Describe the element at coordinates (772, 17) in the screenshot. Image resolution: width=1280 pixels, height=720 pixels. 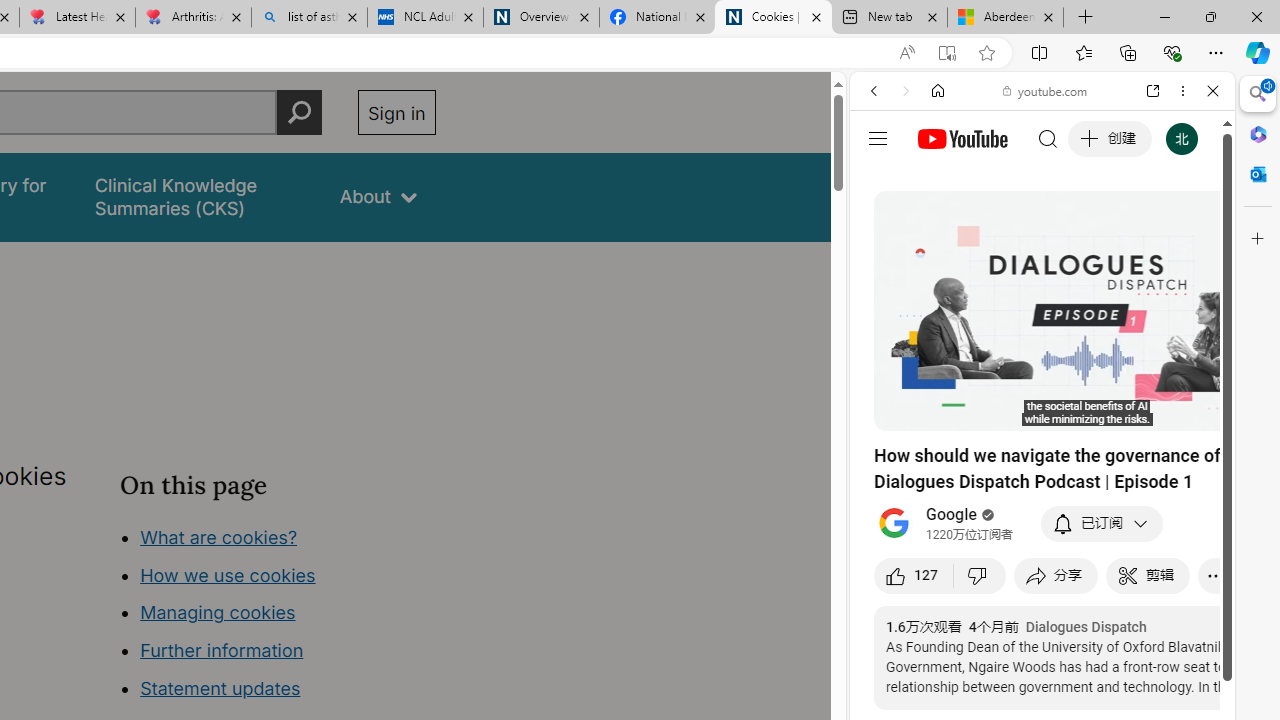
I see `'Cookies | About | NICE'` at that location.